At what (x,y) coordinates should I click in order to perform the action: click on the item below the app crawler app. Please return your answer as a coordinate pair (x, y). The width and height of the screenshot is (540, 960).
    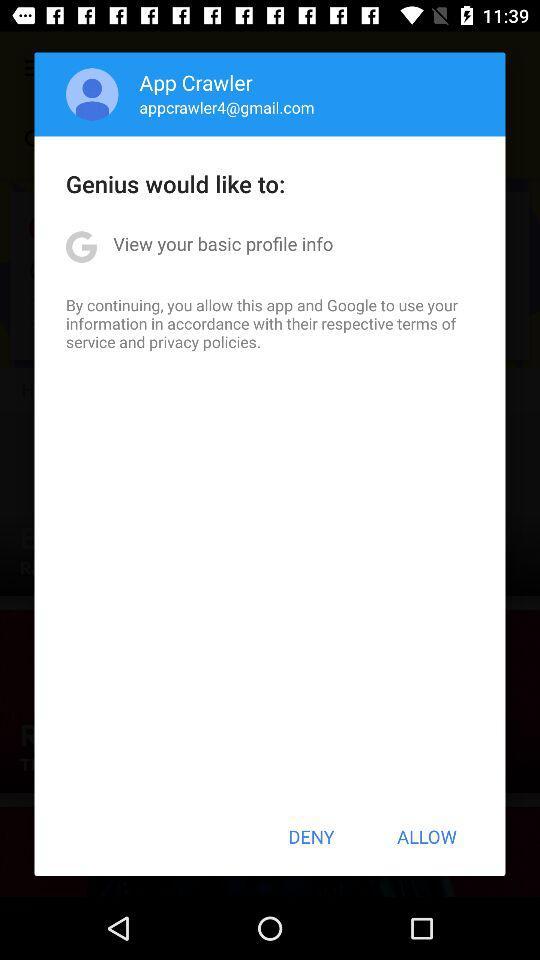
    Looking at the image, I should click on (226, 107).